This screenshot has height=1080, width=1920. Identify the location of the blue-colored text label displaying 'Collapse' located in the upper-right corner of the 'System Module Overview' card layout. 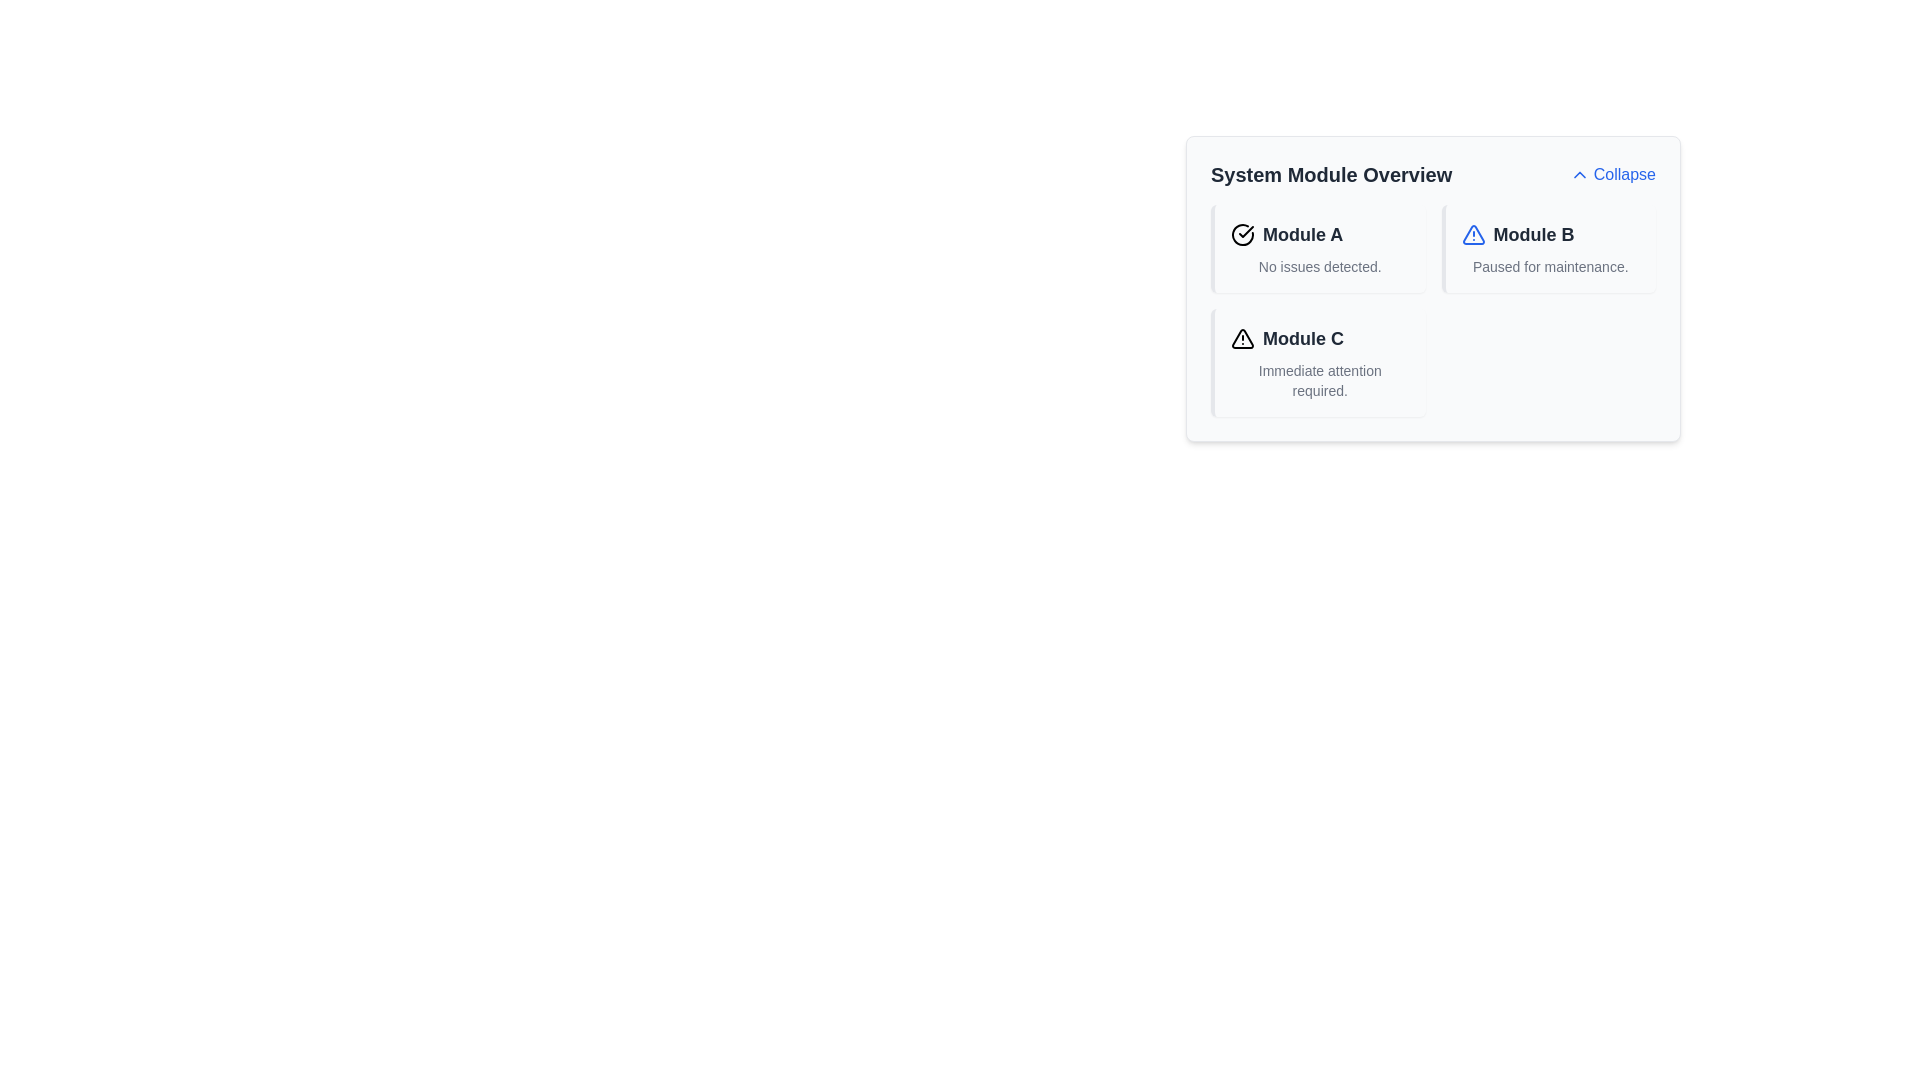
(1624, 173).